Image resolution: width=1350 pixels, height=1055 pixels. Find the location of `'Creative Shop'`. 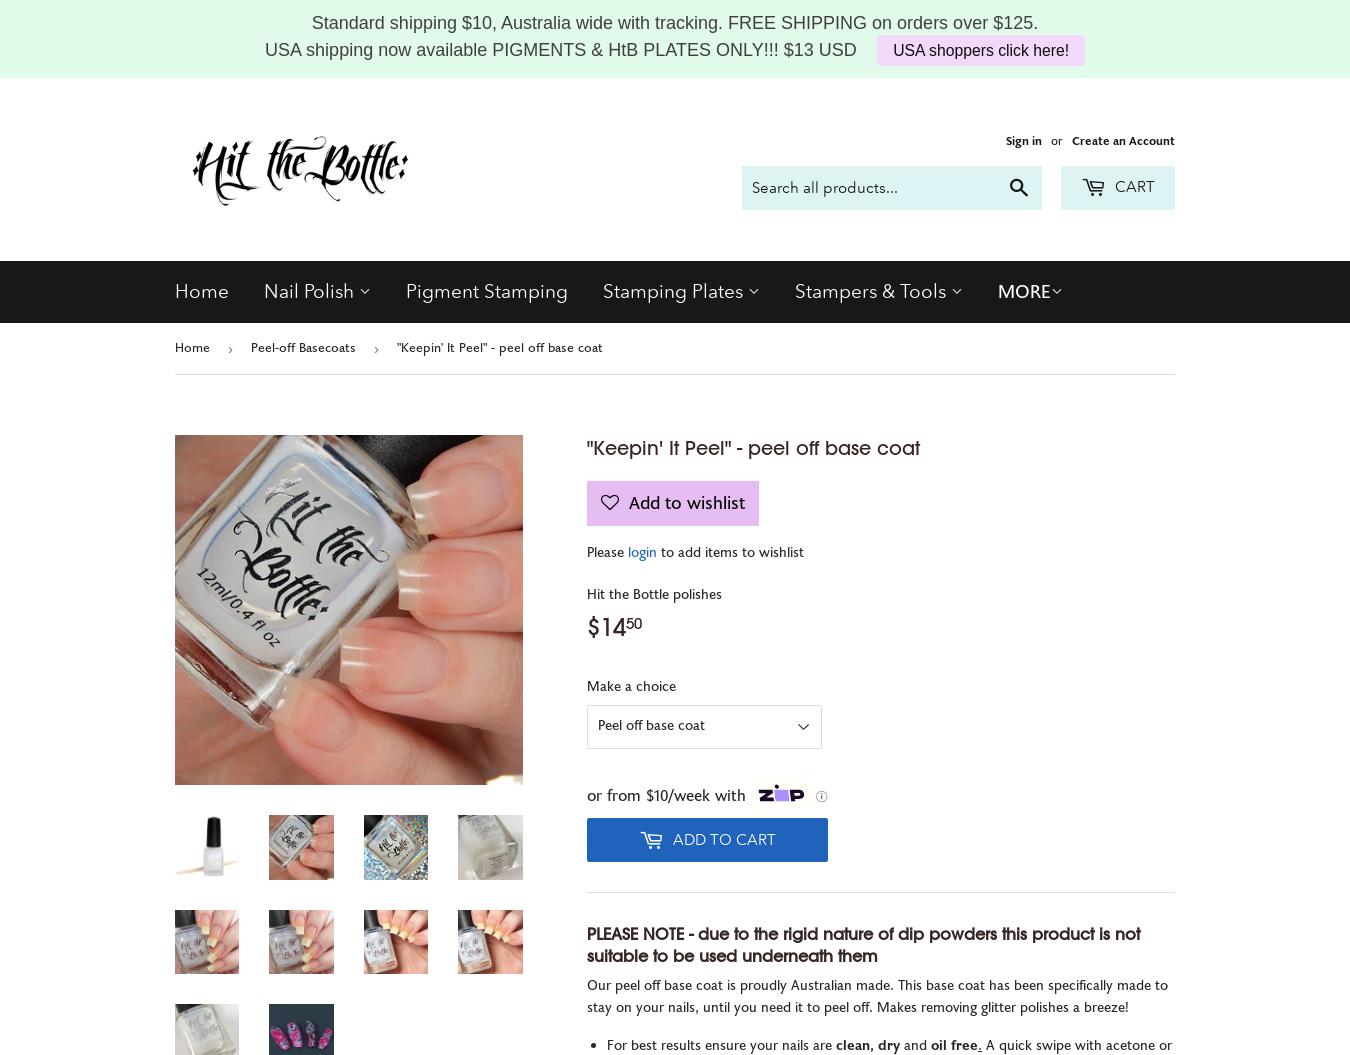

'Creative Shop' is located at coordinates (665, 345).